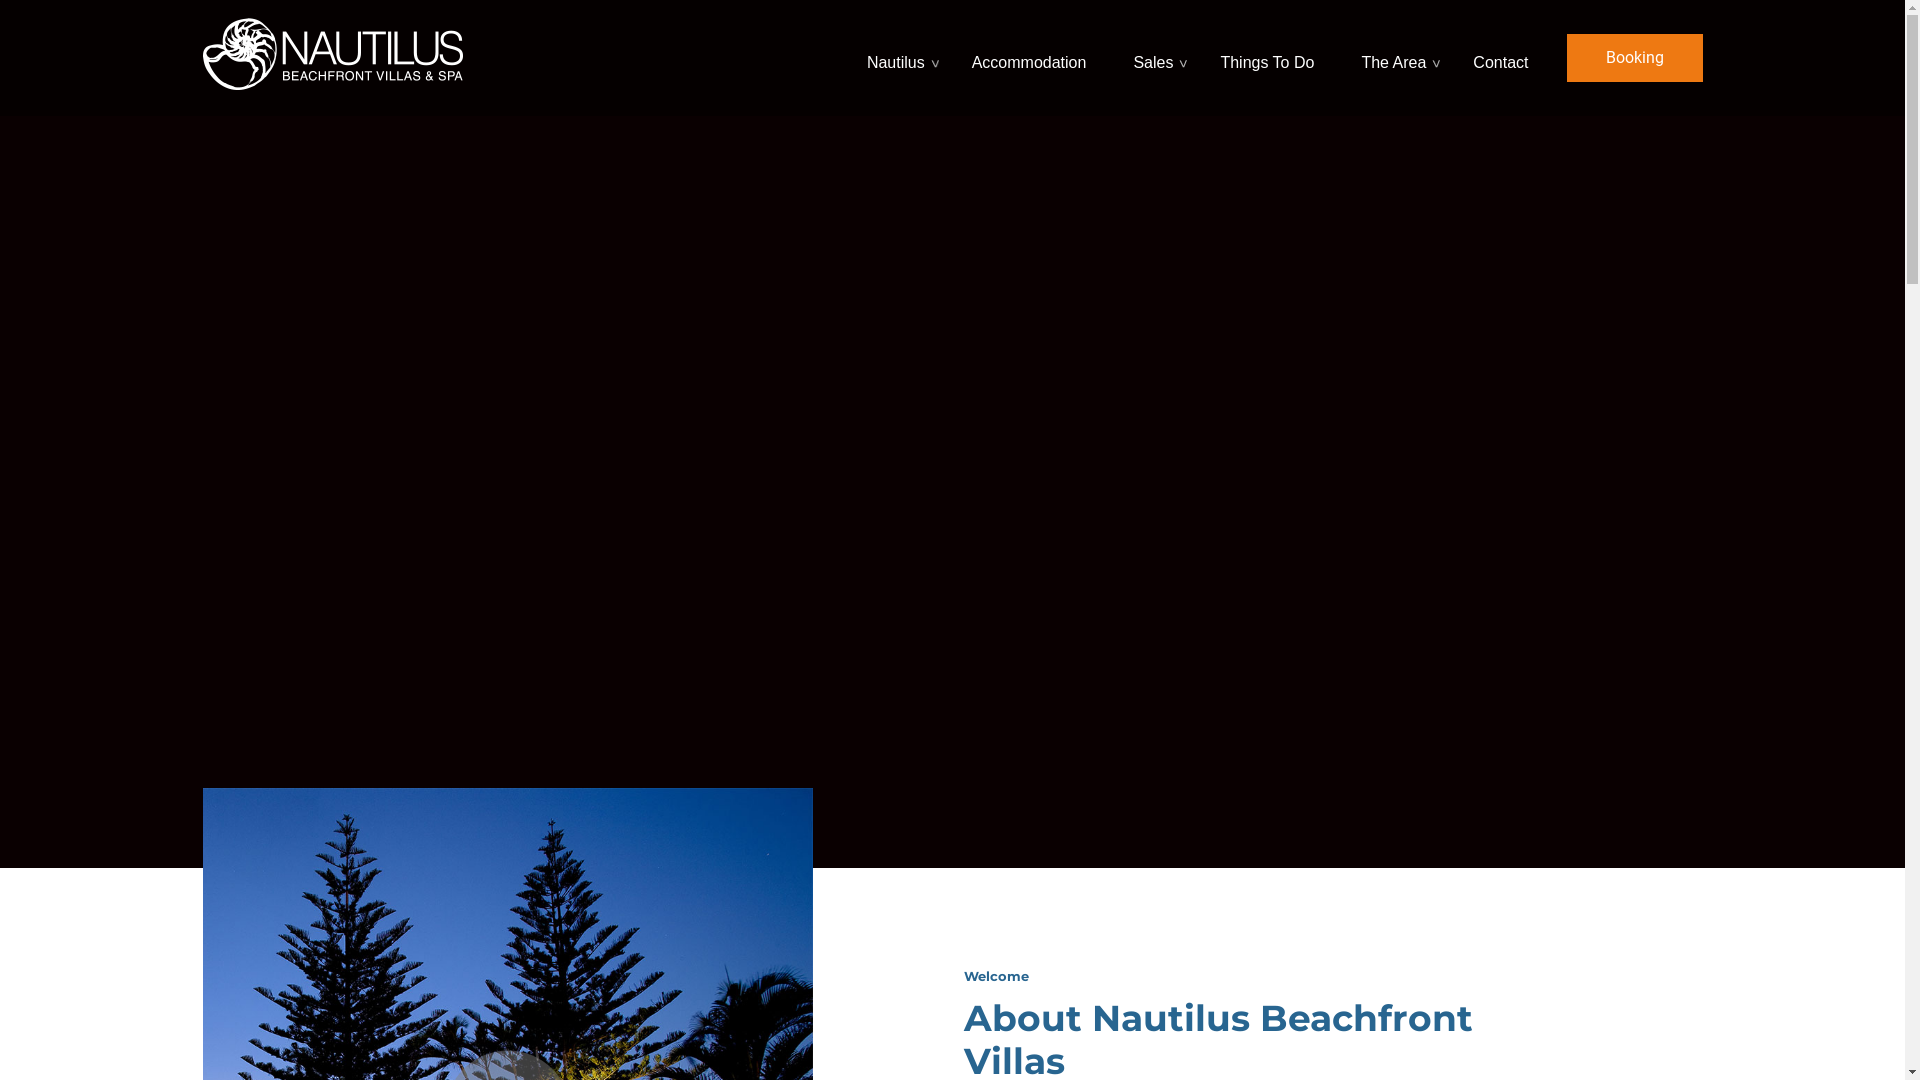 This screenshot has width=1920, height=1080. I want to click on 'Nautilus', so click(858, 56).